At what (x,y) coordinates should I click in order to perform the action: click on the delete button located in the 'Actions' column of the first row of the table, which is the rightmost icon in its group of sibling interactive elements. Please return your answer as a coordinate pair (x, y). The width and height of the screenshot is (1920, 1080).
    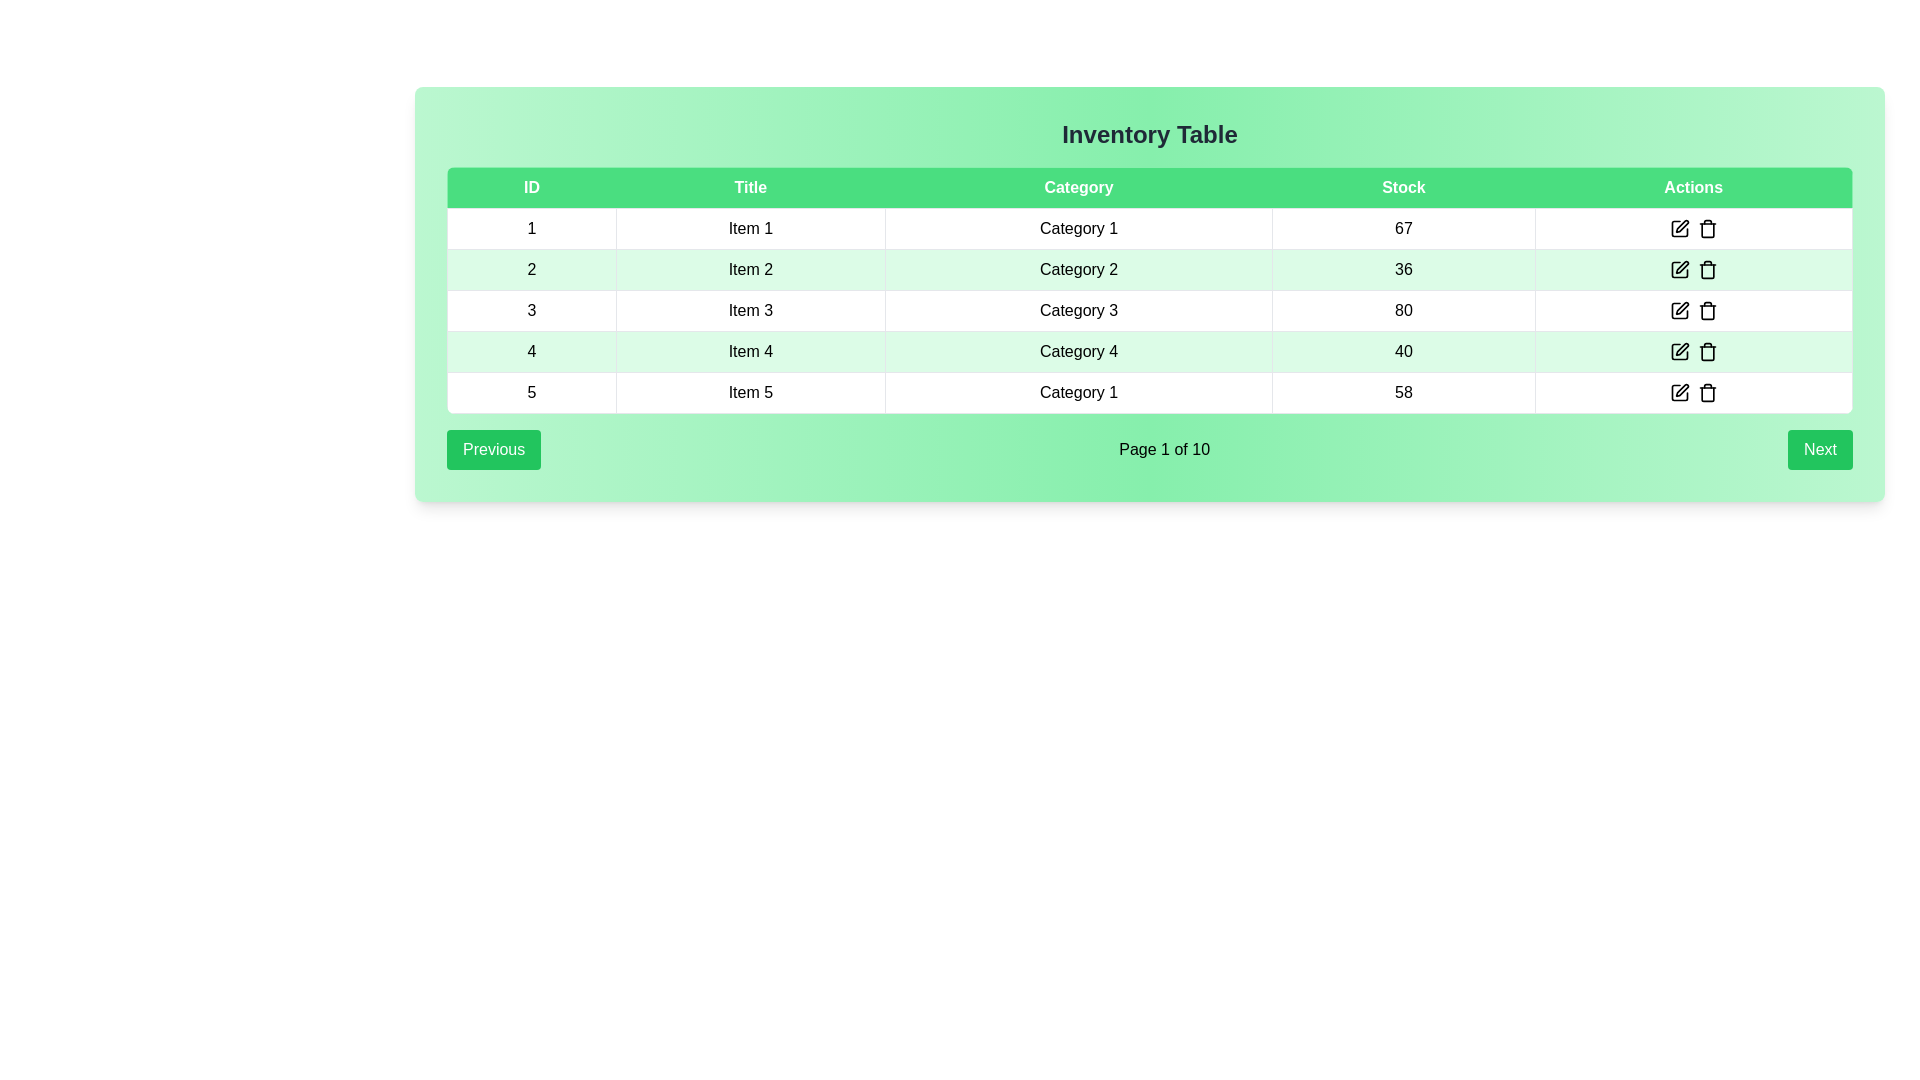
    Looking at the image, I should click on (1707, 227).